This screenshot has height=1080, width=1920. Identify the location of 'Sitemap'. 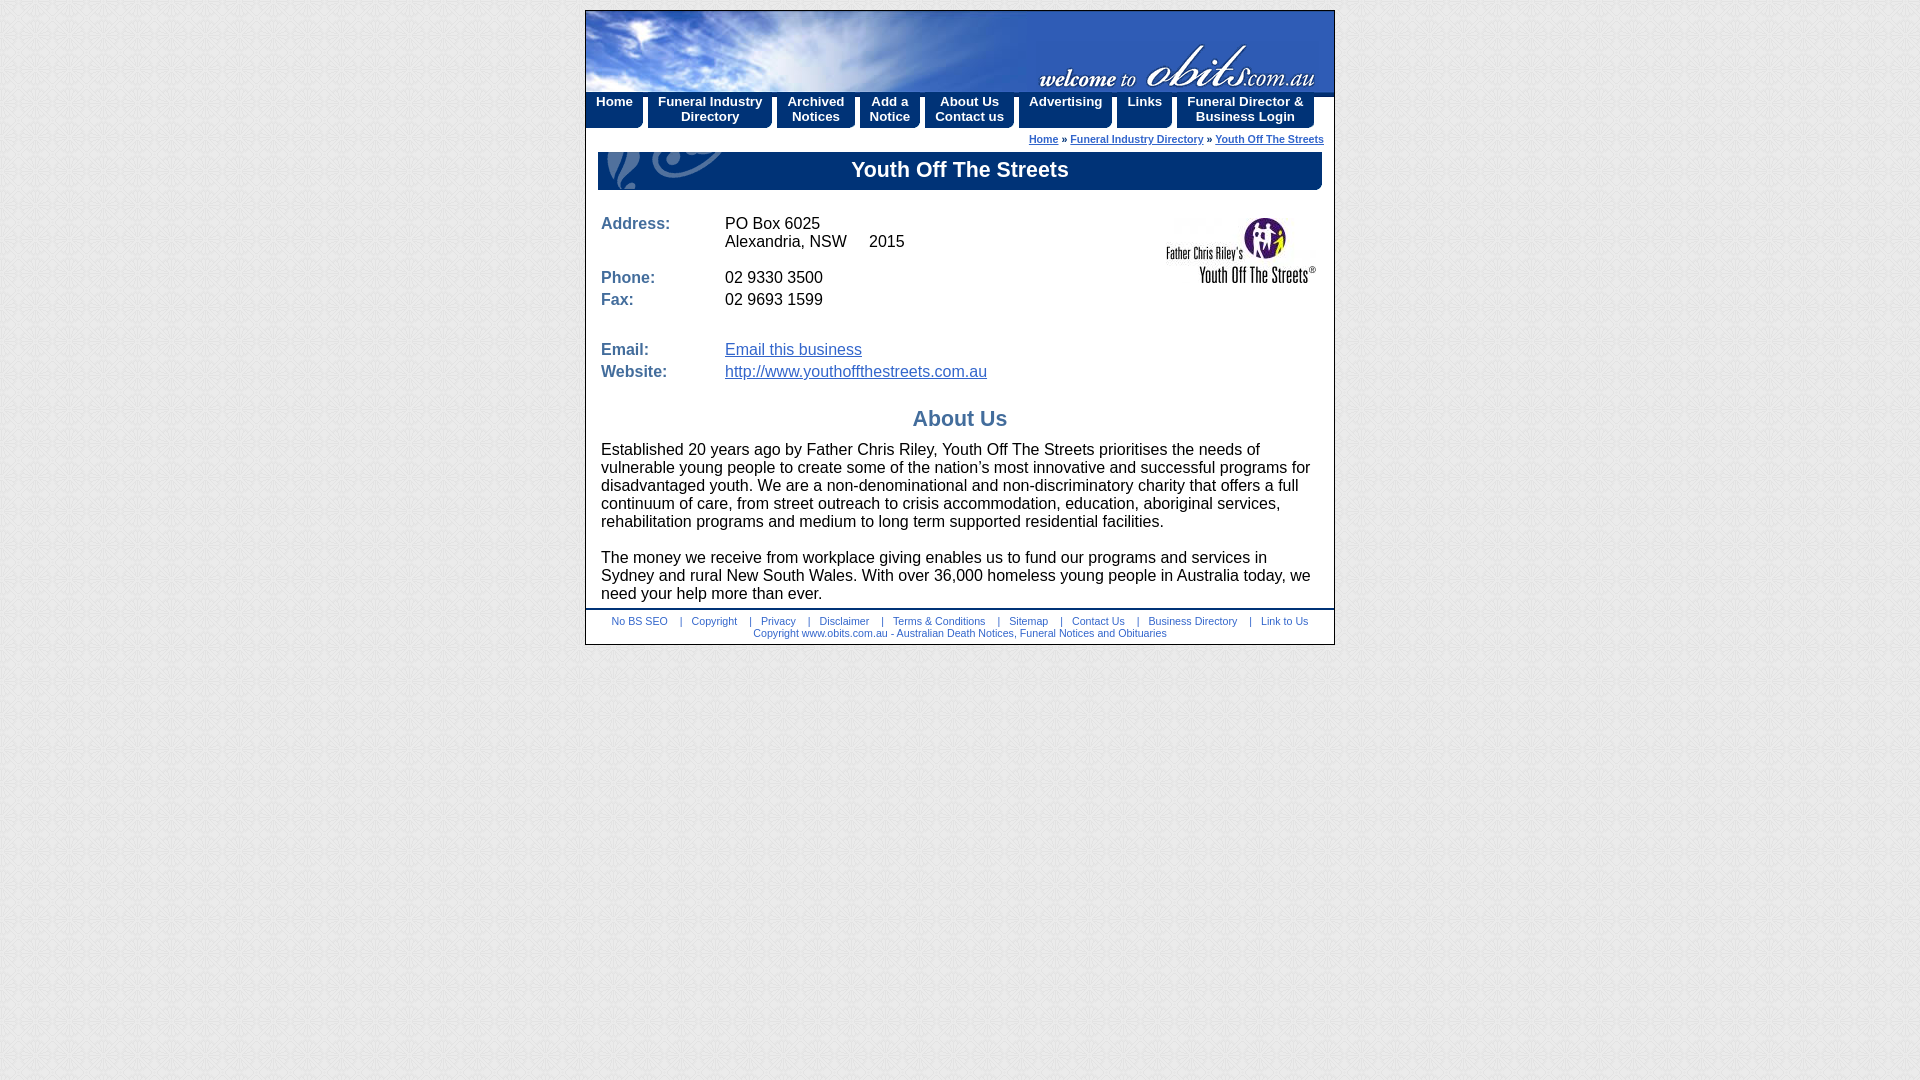
(999, 620).